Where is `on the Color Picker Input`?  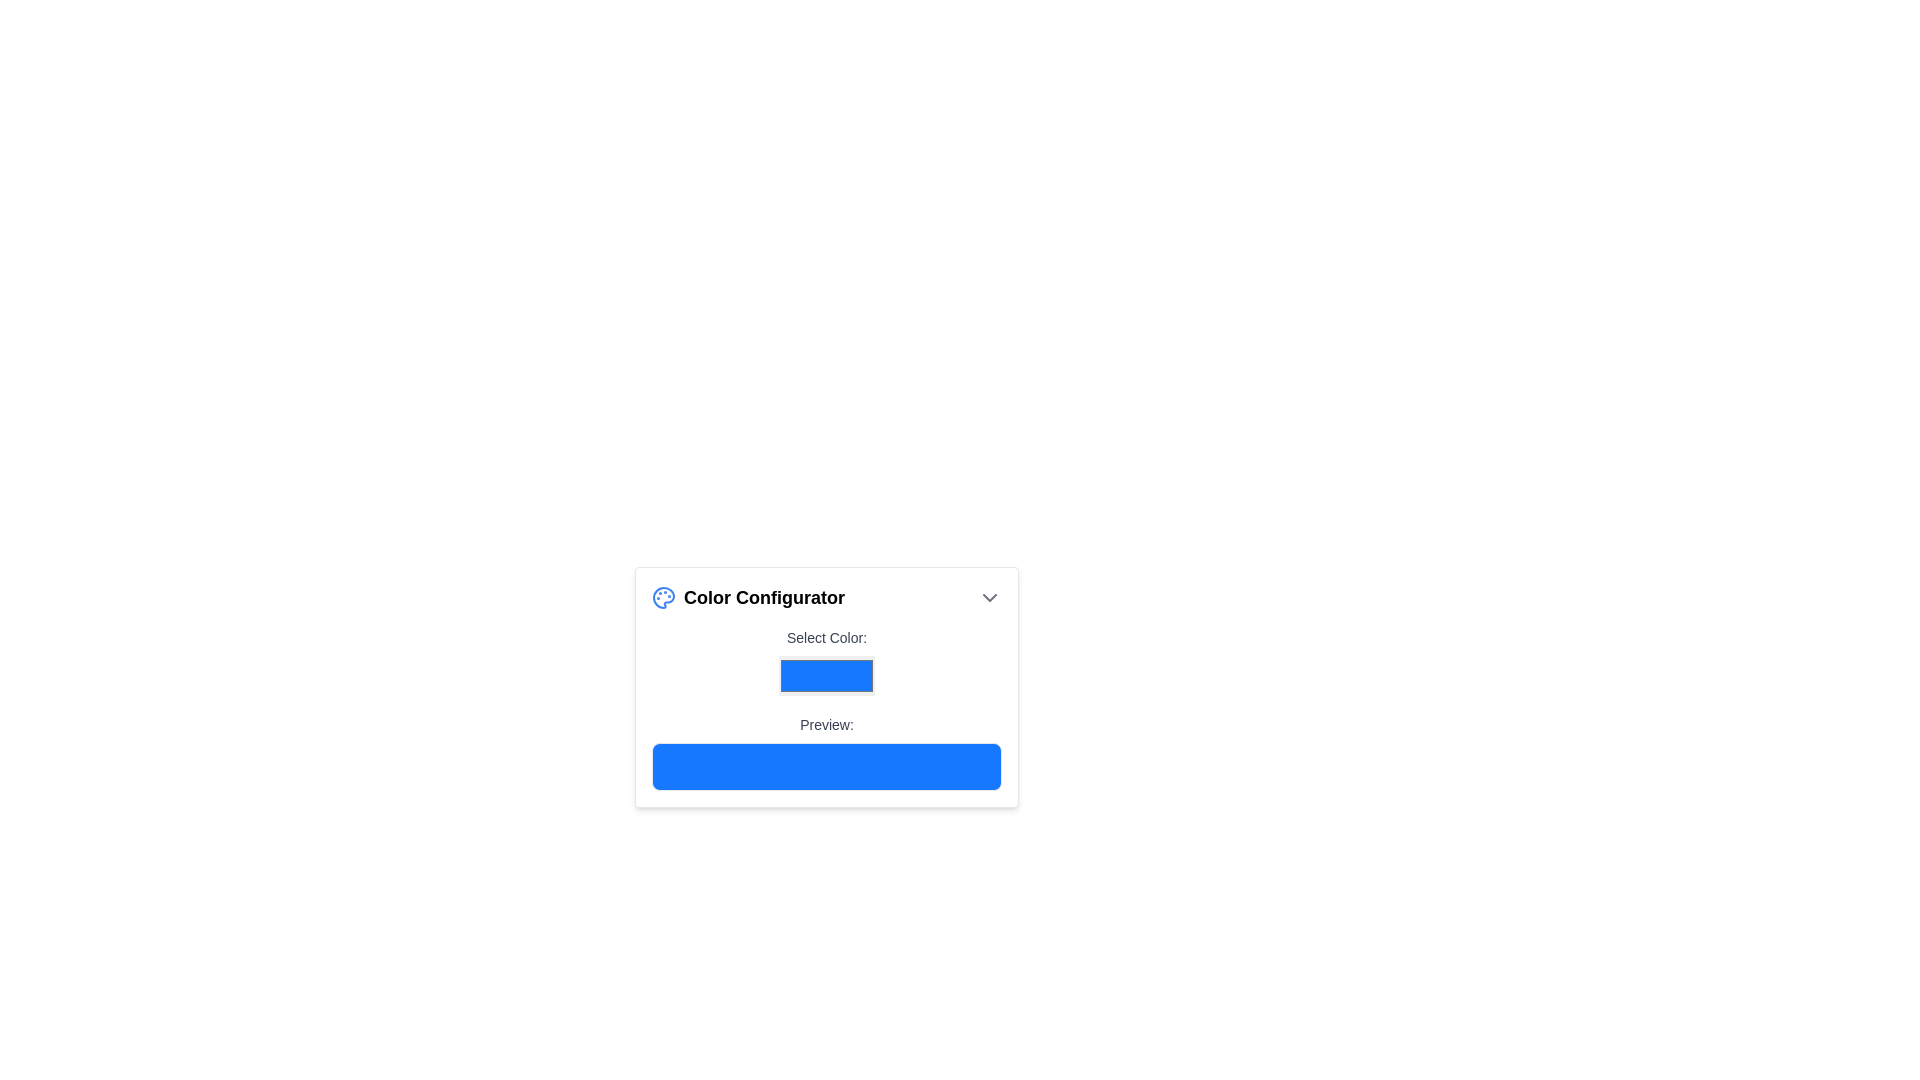 on the Color Picker Input is located at coordinates (826, 675).